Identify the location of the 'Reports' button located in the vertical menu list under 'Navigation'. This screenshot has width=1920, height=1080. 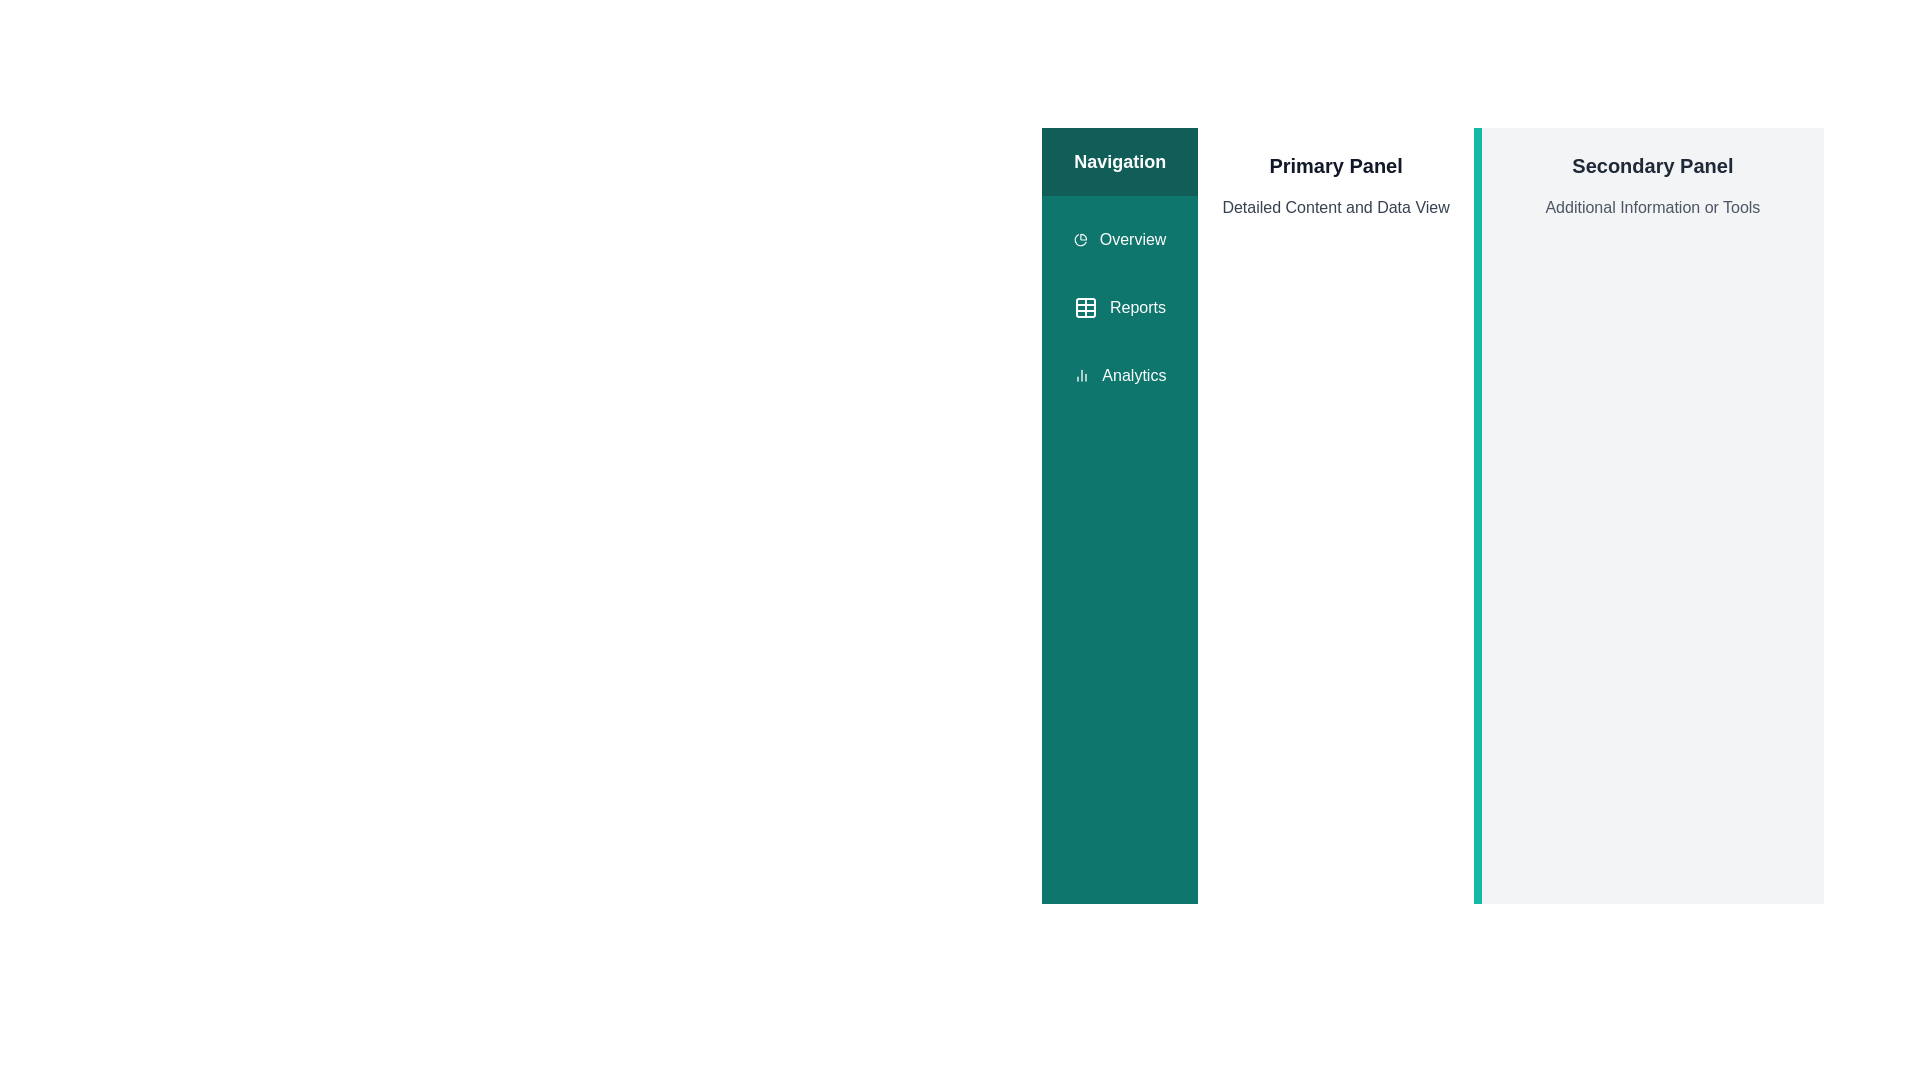
(1120, 308).